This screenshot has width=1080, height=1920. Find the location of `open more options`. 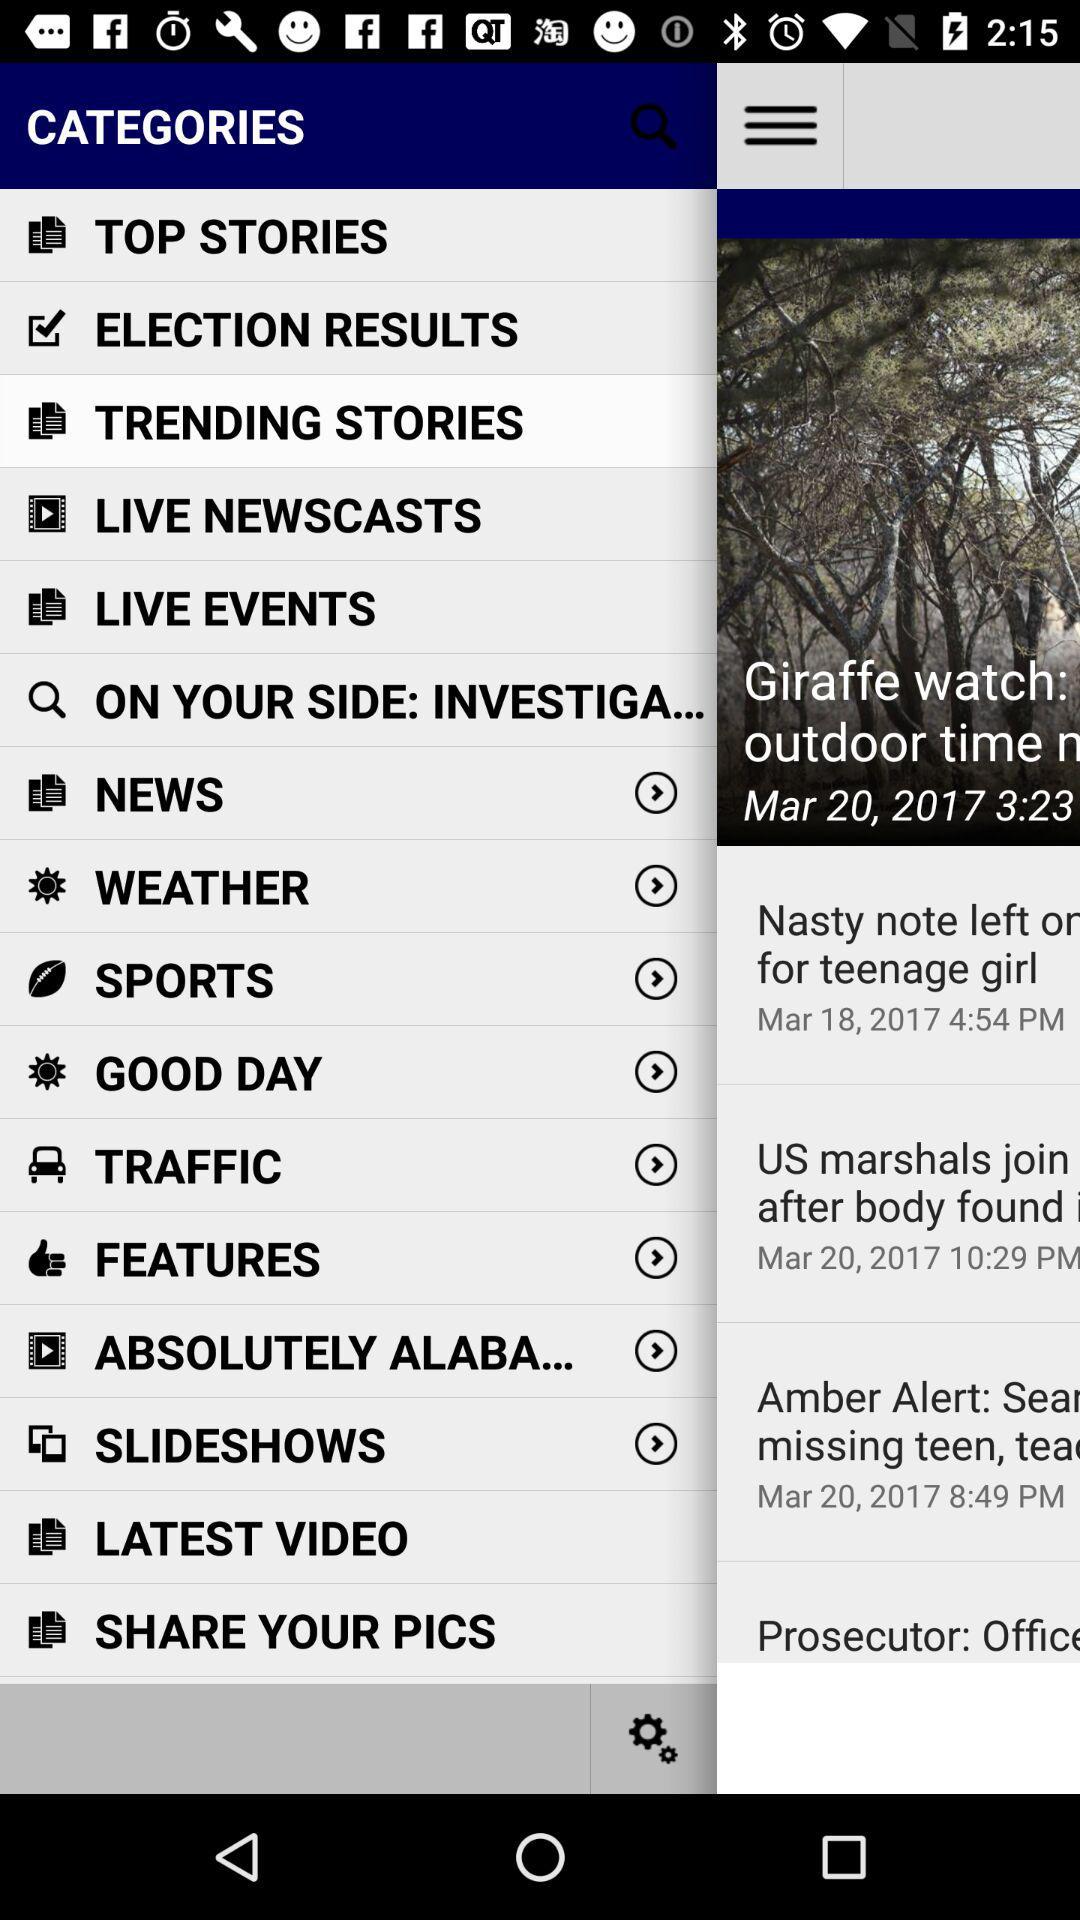

open more options is located at coordinates (778, 124).